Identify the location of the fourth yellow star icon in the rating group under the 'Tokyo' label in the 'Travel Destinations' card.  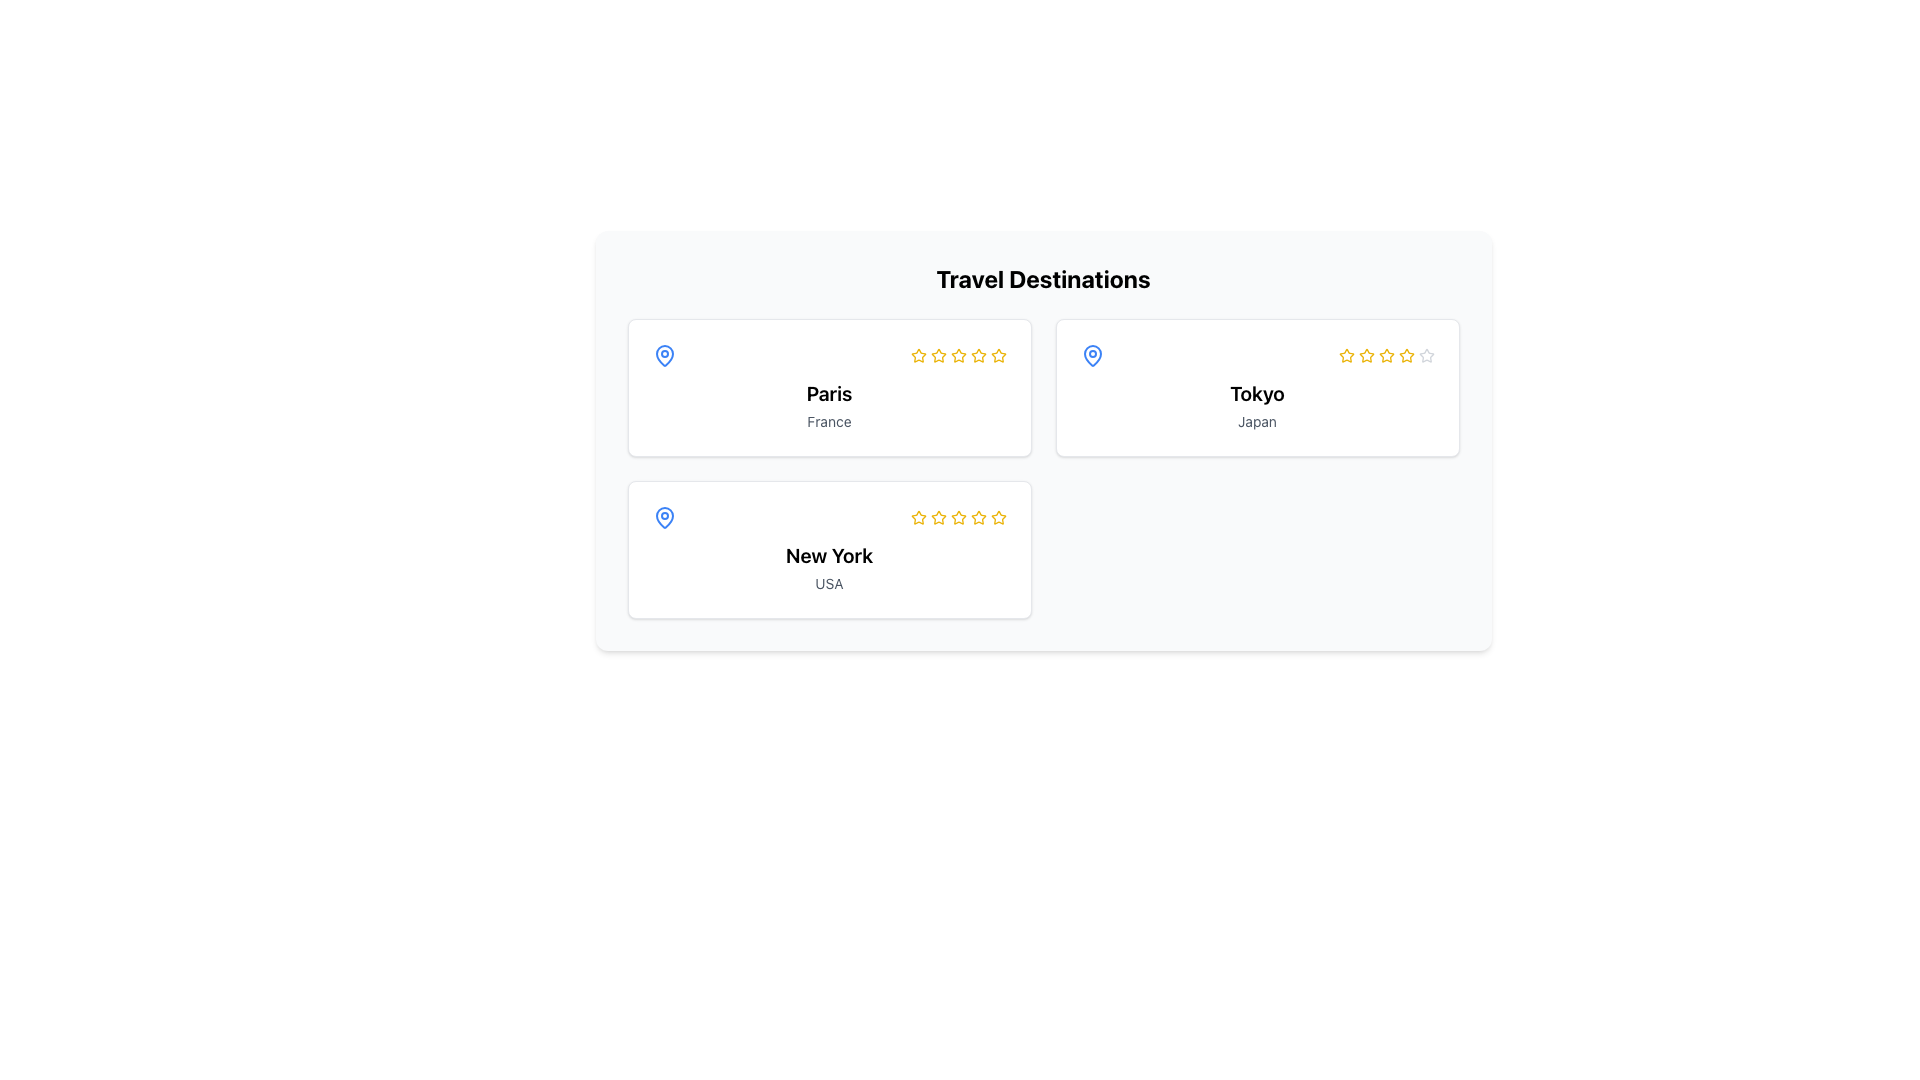
(1385, 354).